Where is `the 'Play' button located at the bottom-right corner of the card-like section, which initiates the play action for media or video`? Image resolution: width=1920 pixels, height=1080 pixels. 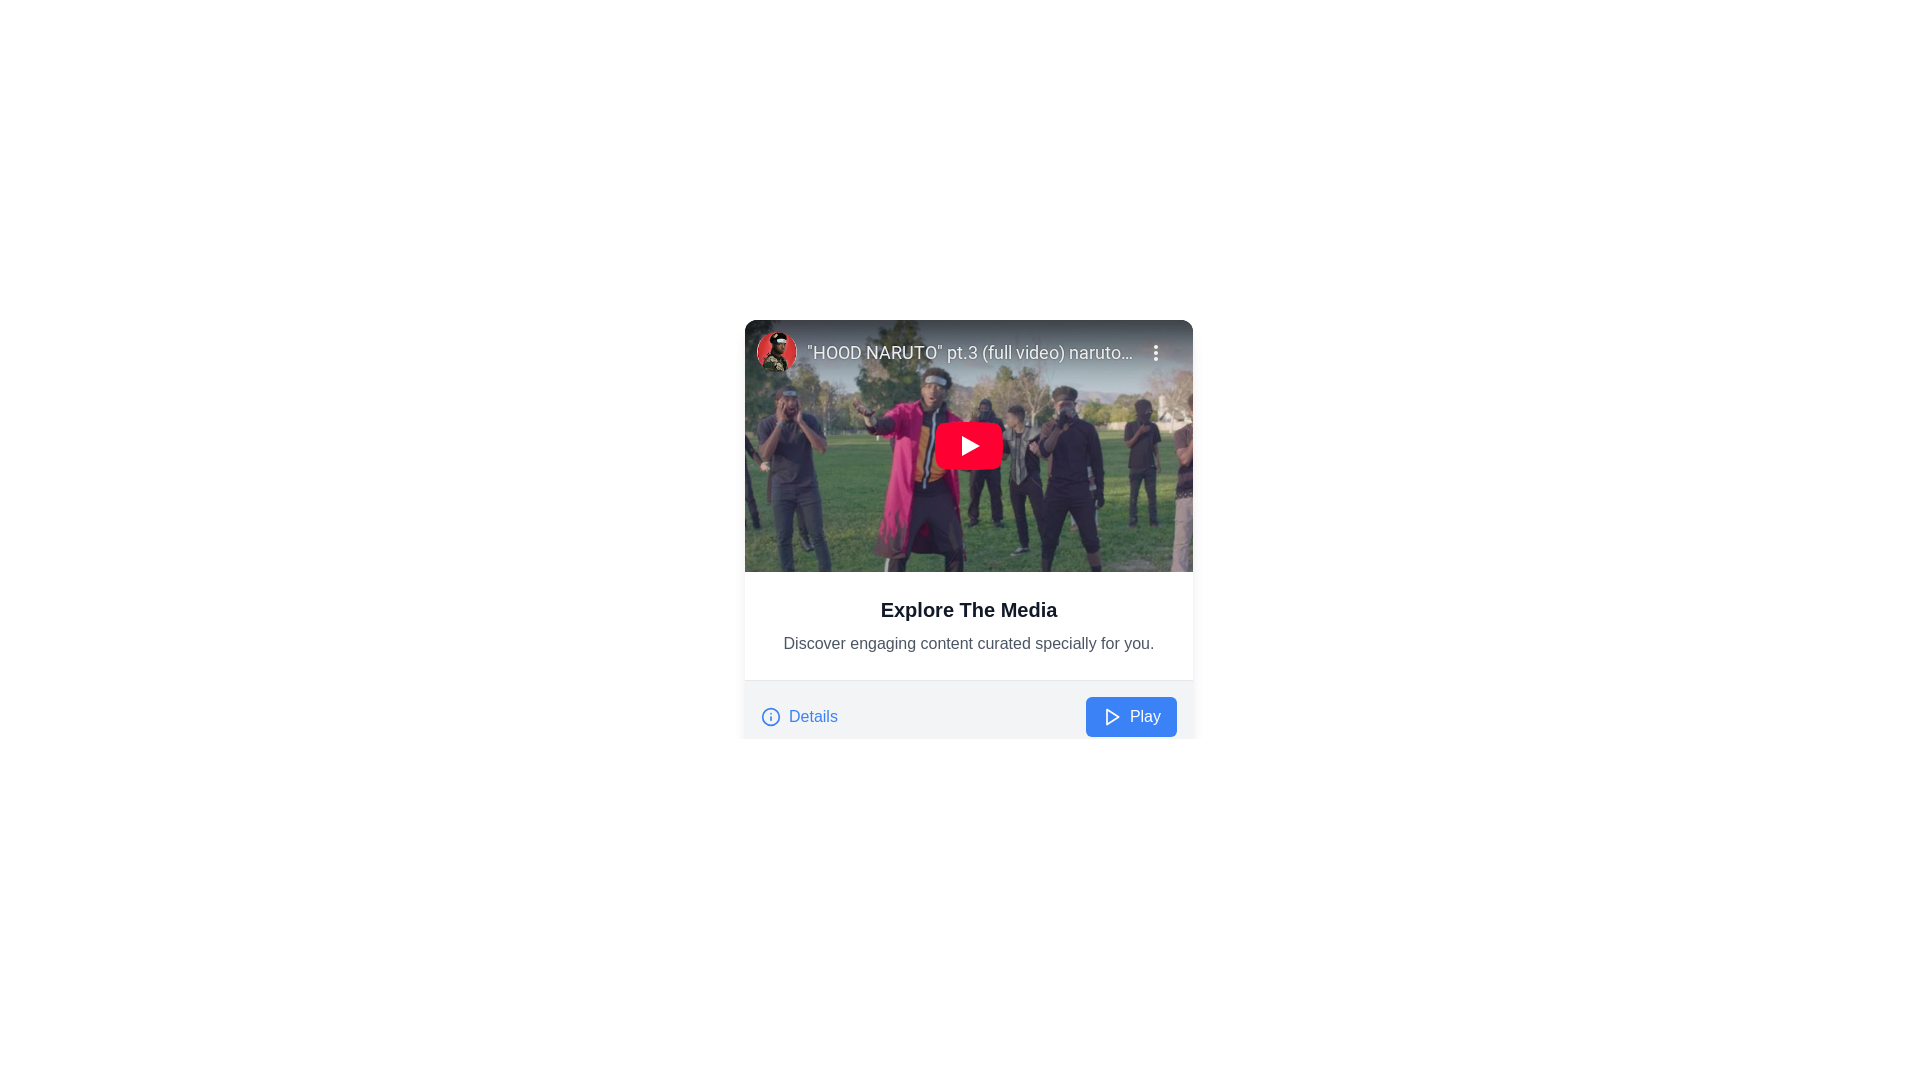
the 'Play' button located at the bottom-right corner of the card-like section, which initiates the play action for media or video is located at coordinates (1131, 716).